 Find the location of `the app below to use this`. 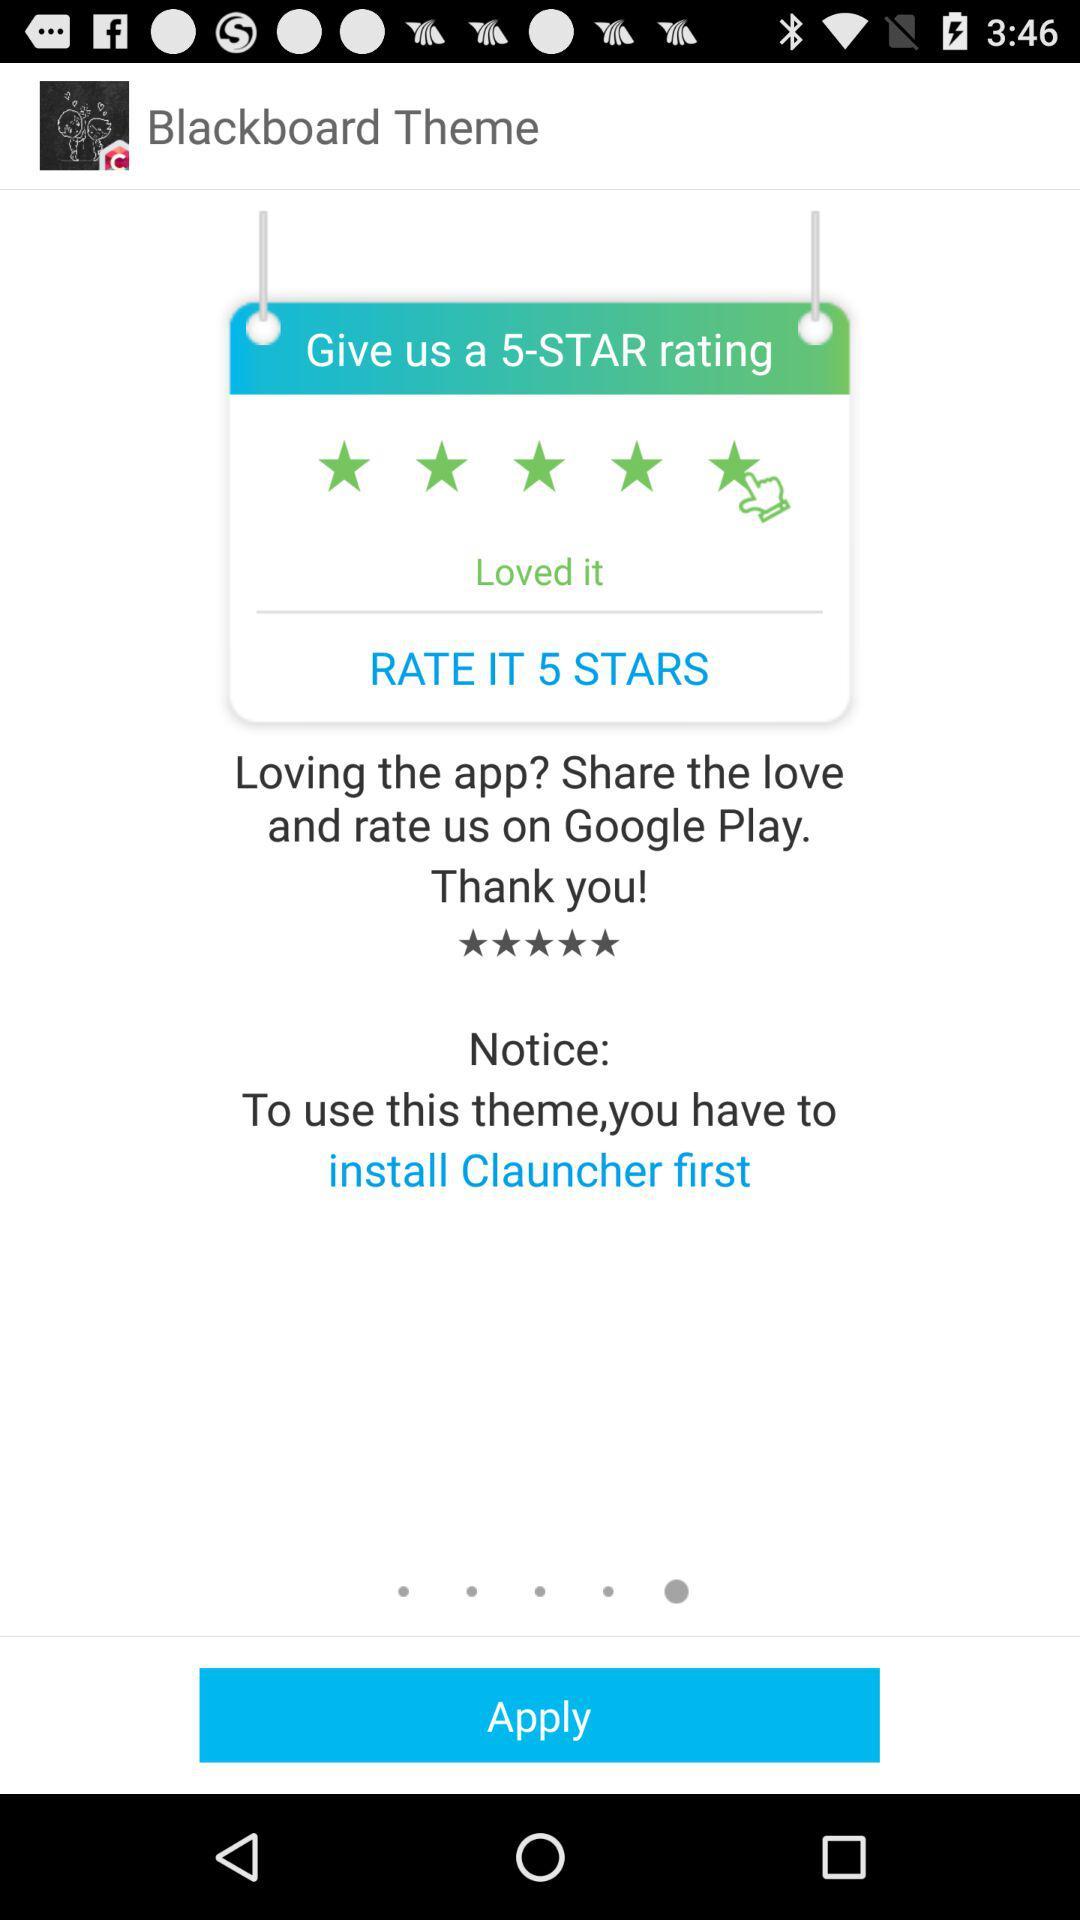

the app below to use this is located at coordinates (538, 1168).